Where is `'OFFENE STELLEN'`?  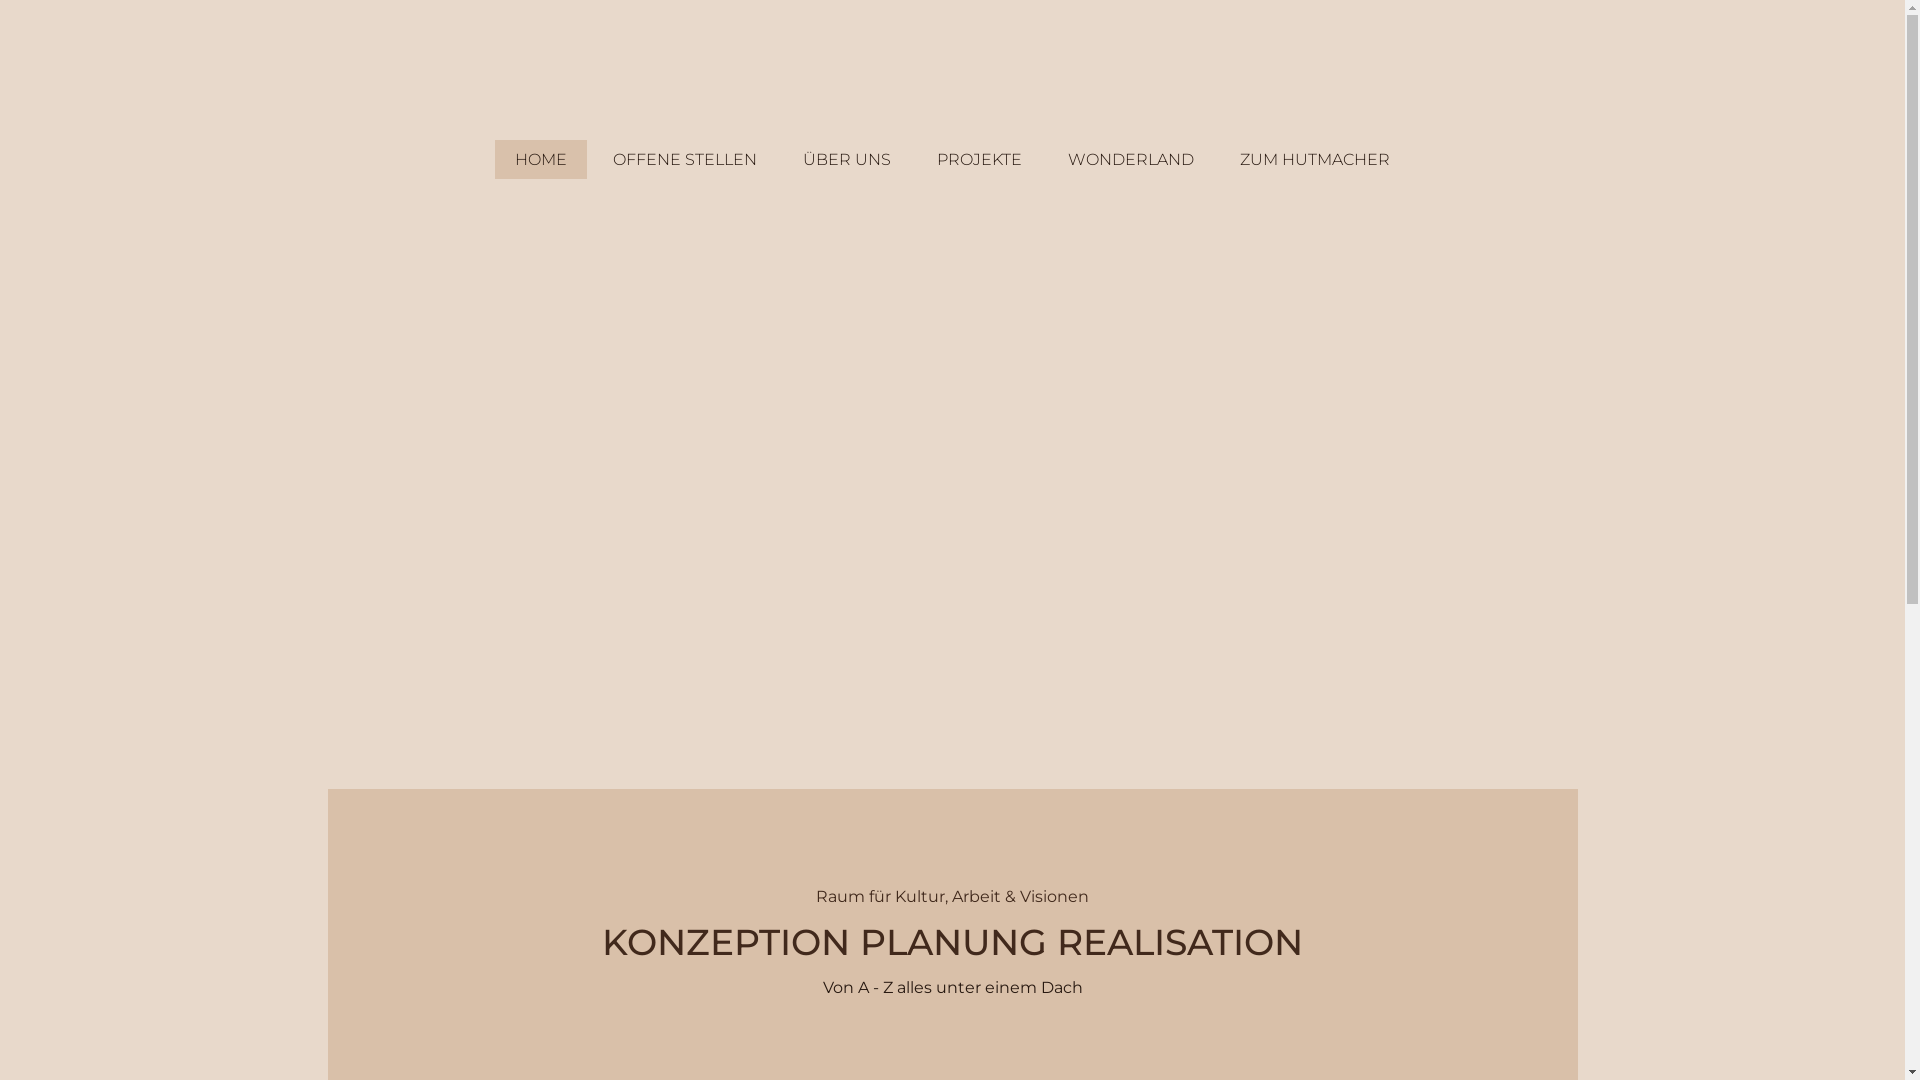
'OFFENE STELLEN' is located at coordinates (592, 158).